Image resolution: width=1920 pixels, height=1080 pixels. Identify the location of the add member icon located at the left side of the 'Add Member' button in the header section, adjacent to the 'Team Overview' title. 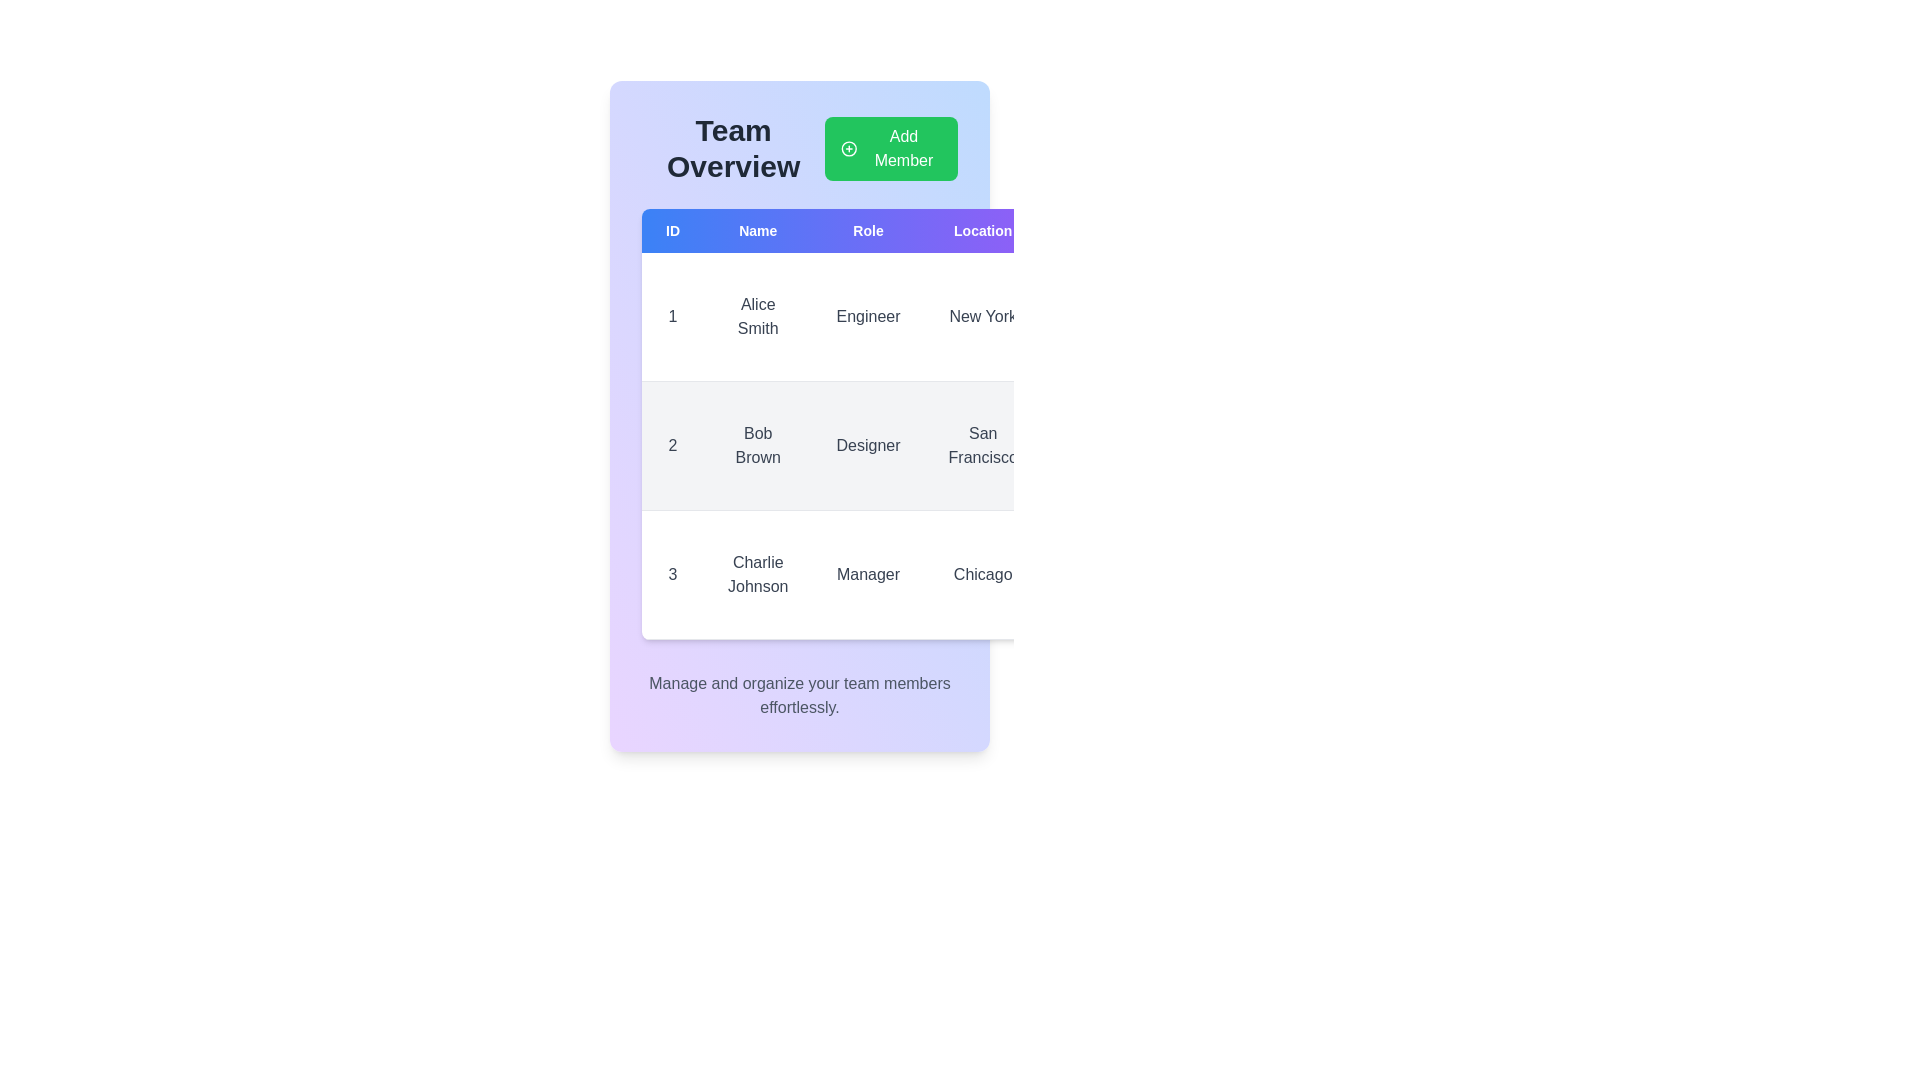
(849, 148).